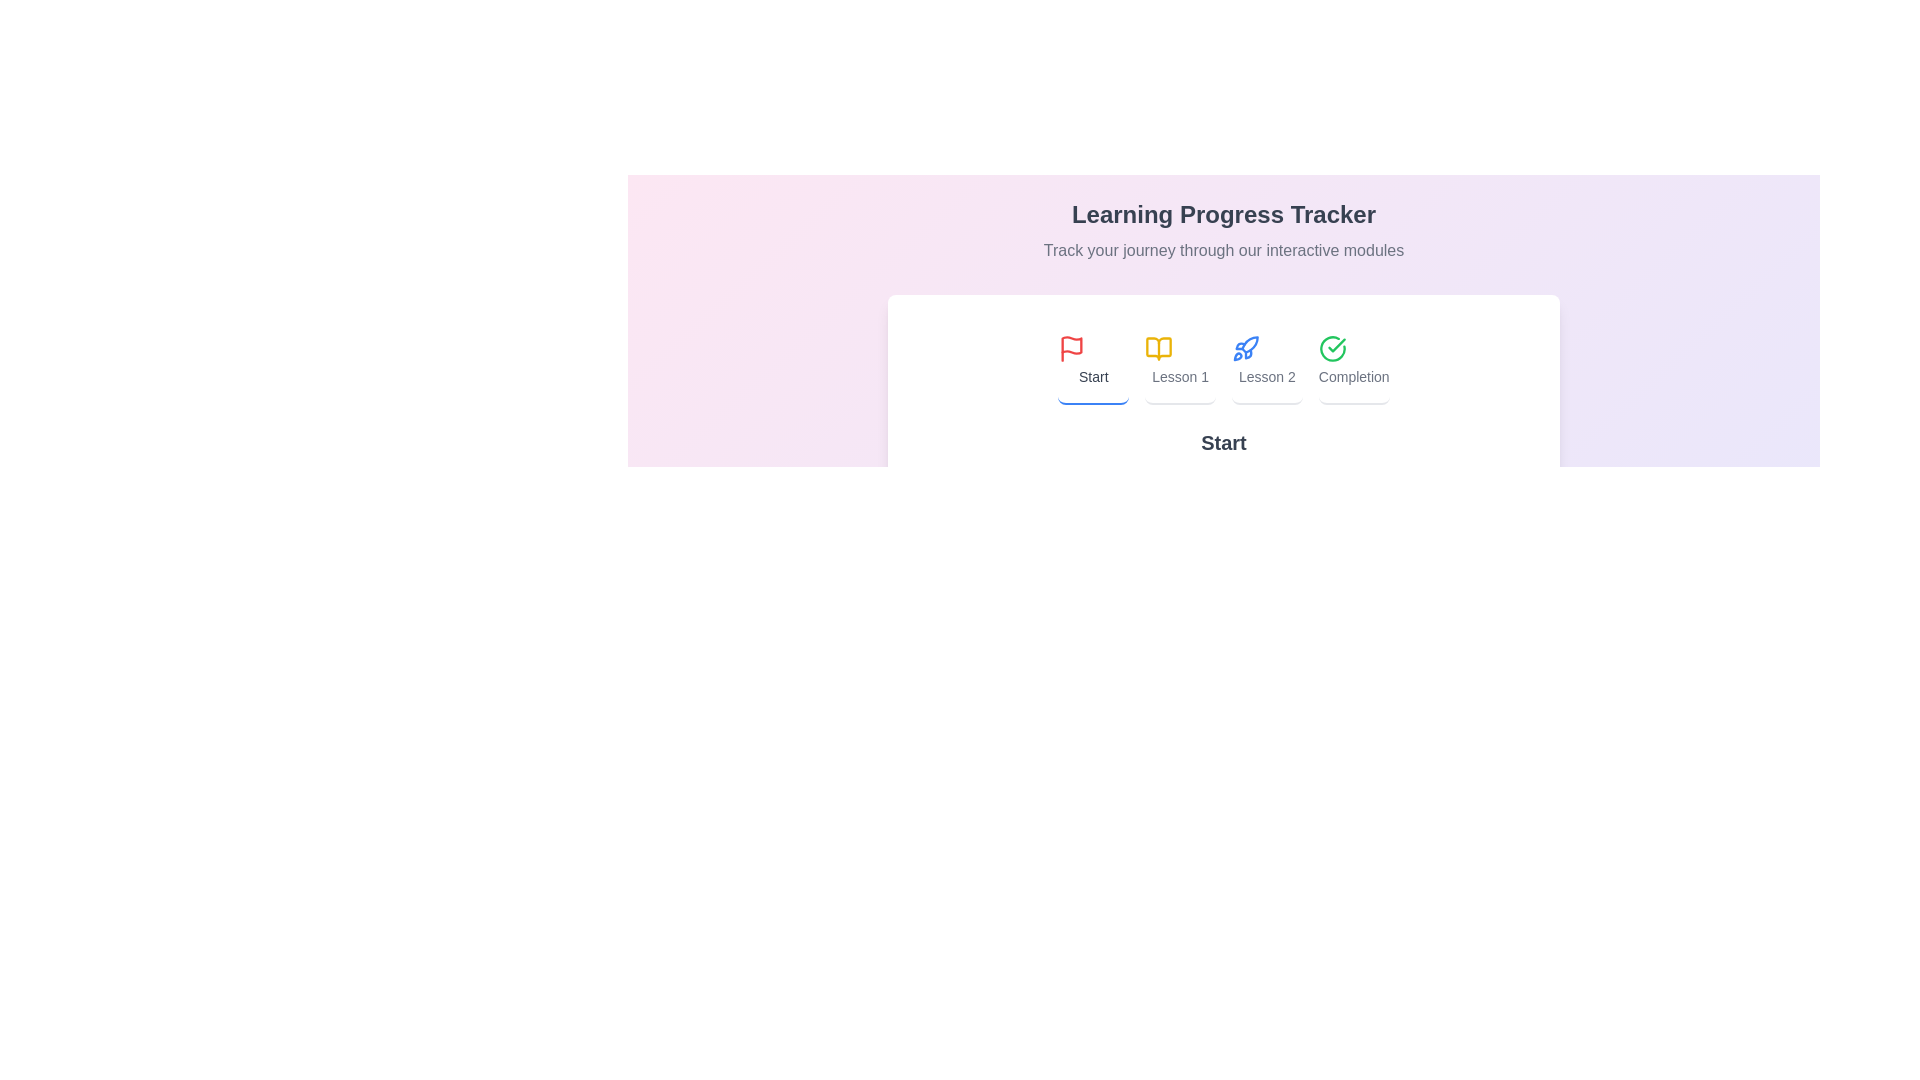 The width and height of the screenshot is (1920, 1080). I want to click on the tab labeled Lesson 2 by clicking on its button, so click(1266, 362).